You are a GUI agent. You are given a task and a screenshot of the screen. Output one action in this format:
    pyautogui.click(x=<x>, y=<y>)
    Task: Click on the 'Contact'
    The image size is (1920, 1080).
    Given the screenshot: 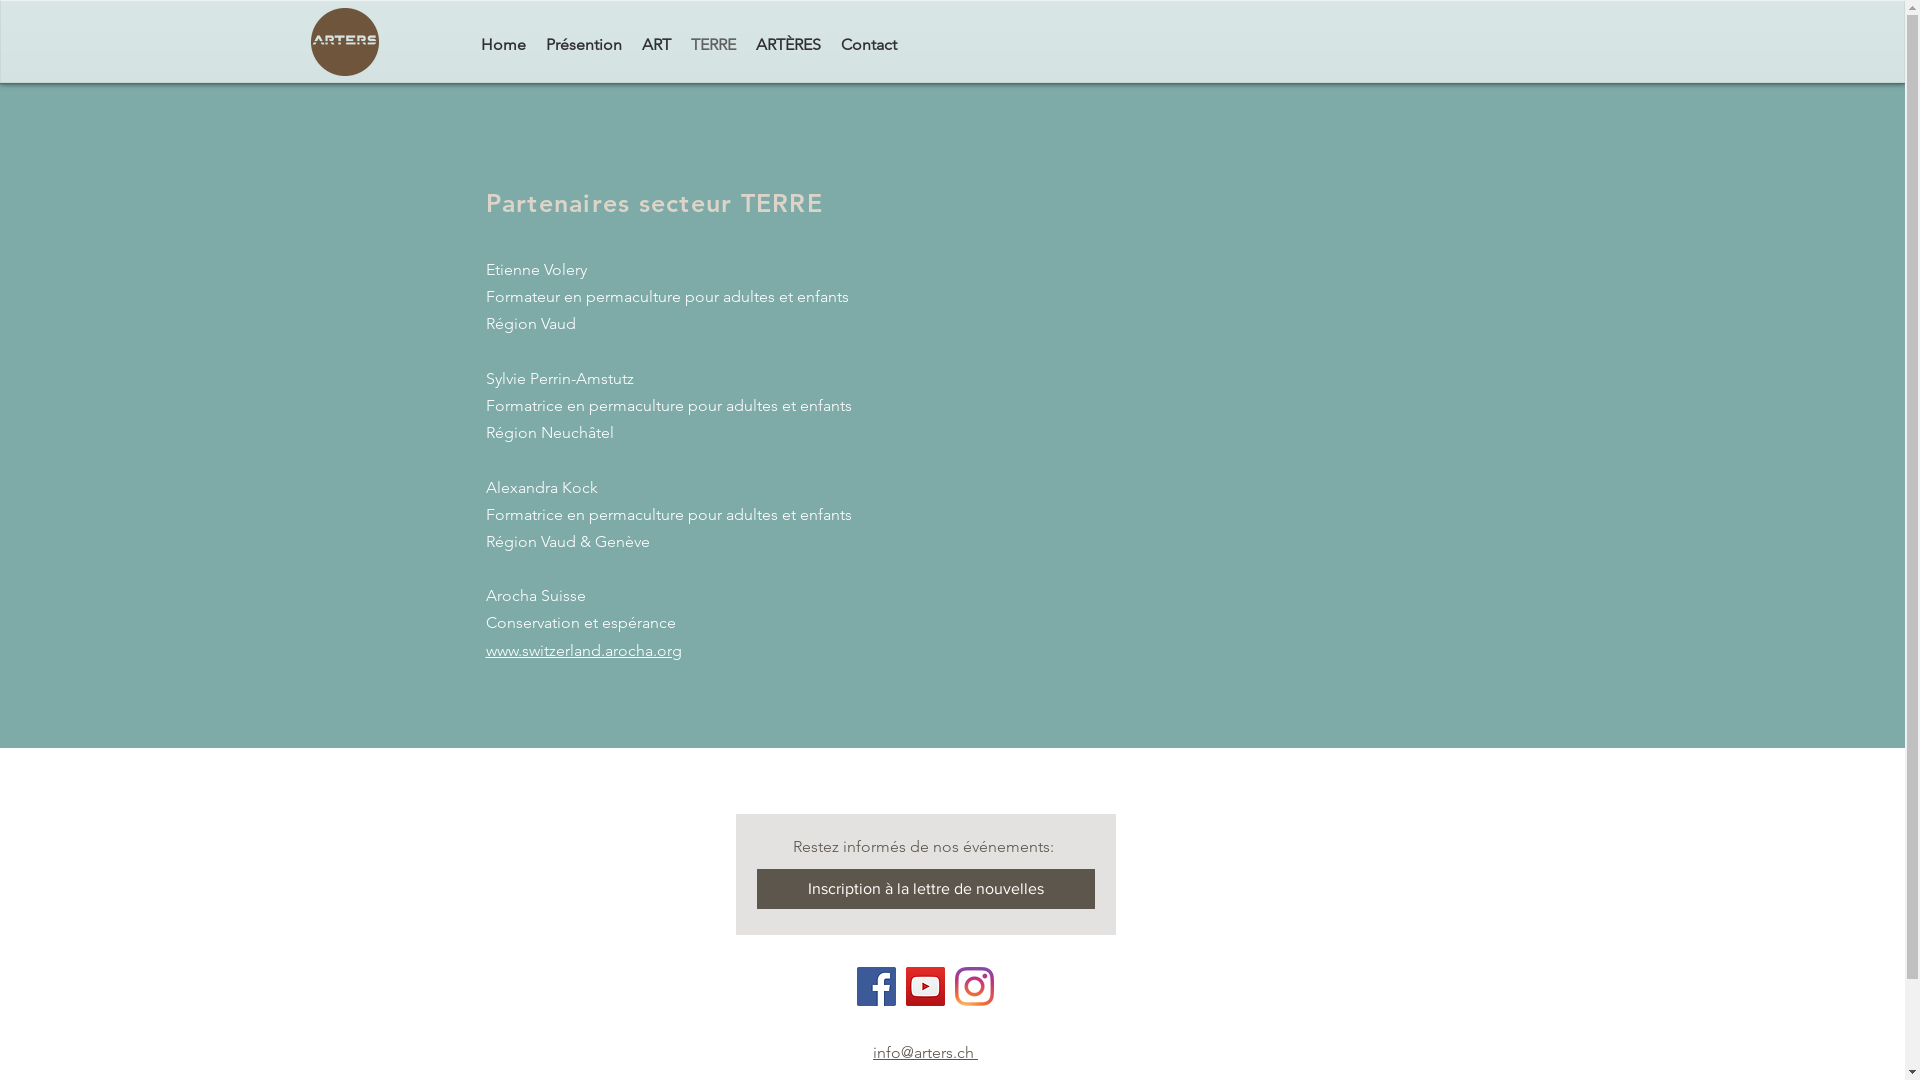 What is the action you would take?
    pyautogui.click(x=868, y=45)
    